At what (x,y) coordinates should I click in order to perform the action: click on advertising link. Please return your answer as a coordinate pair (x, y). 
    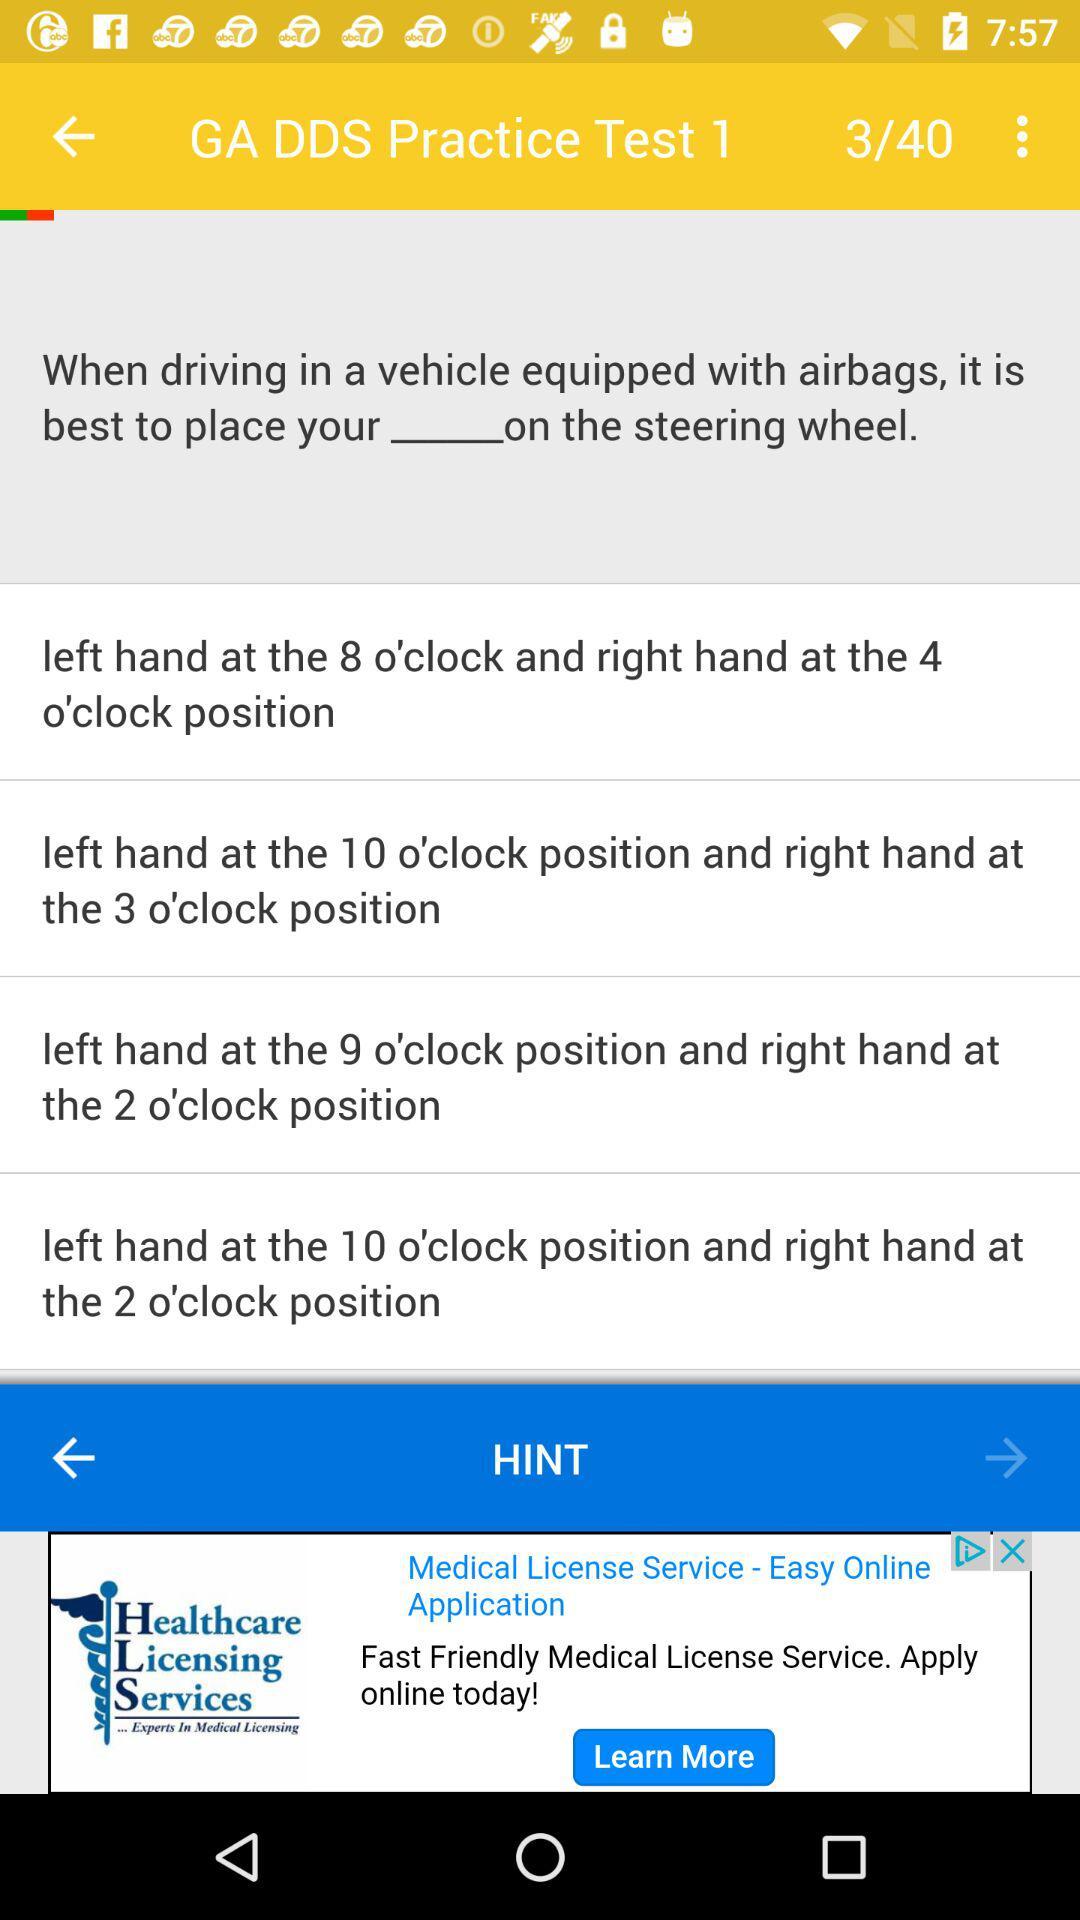
    Looking at the image, I should click on (540, 1662).